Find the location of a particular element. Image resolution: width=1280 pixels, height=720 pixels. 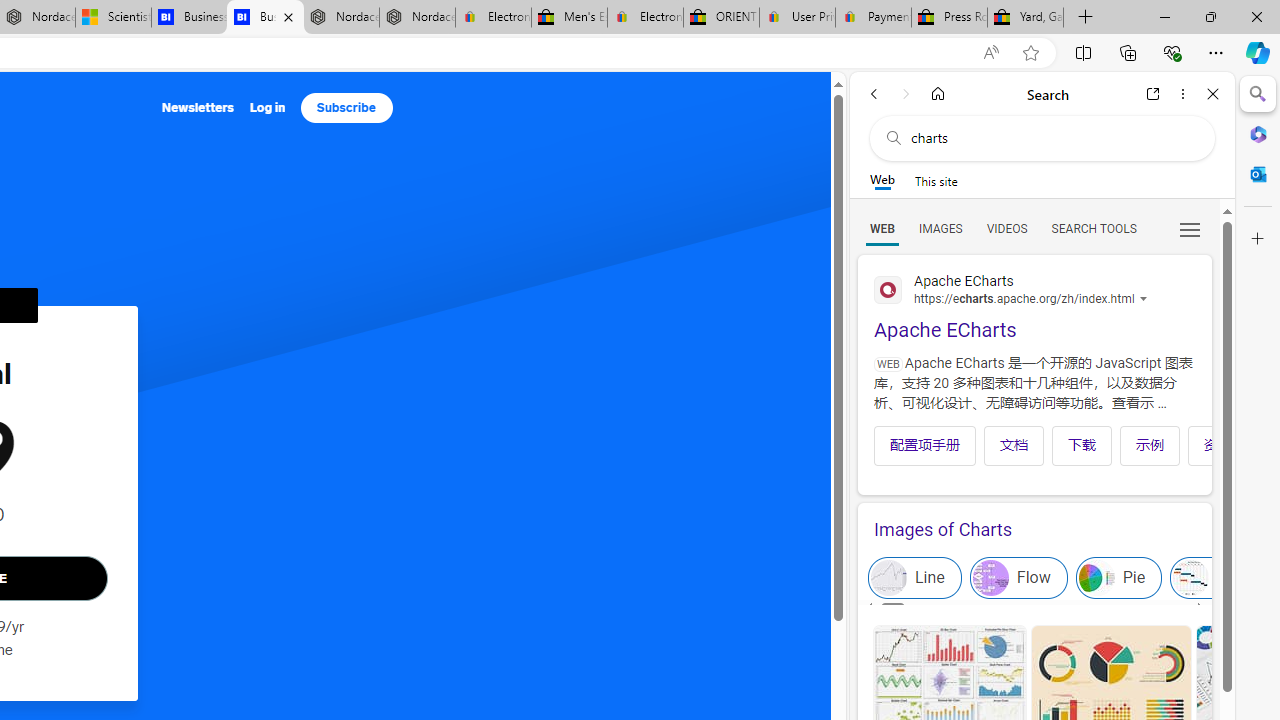

'Forward' is located at coordinates (905, 93).